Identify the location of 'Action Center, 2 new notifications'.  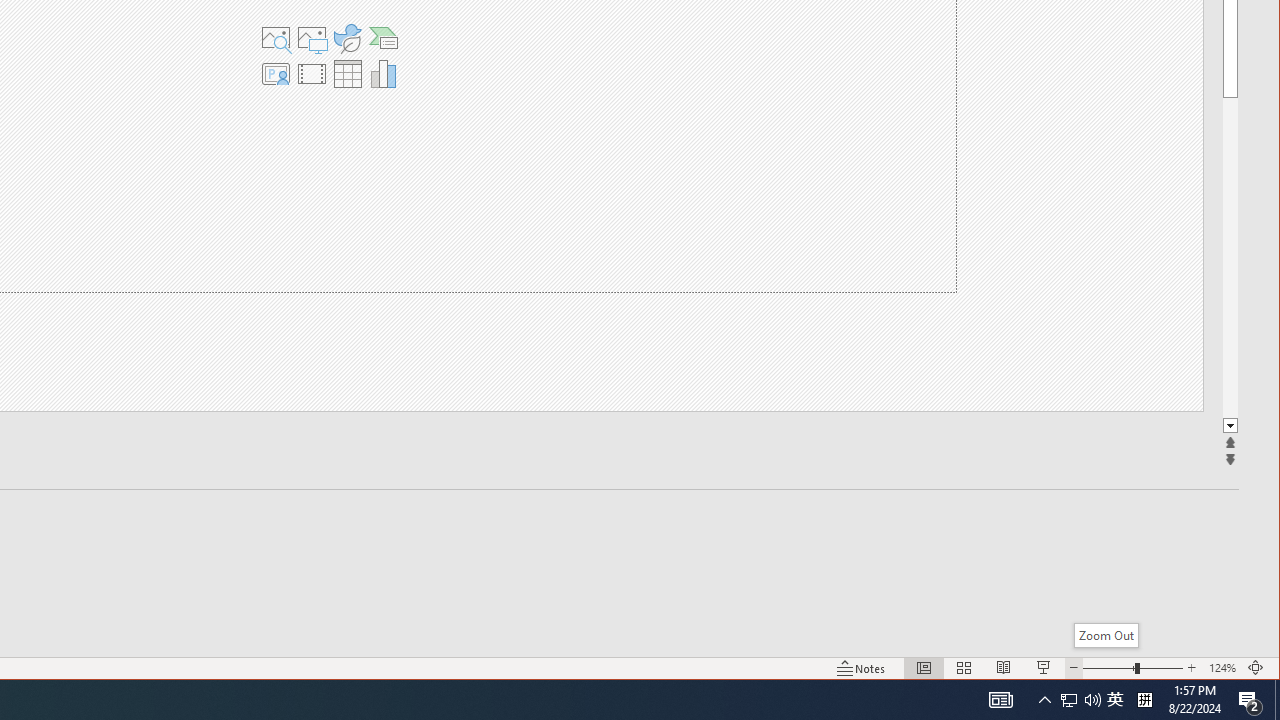
(1250, 698).